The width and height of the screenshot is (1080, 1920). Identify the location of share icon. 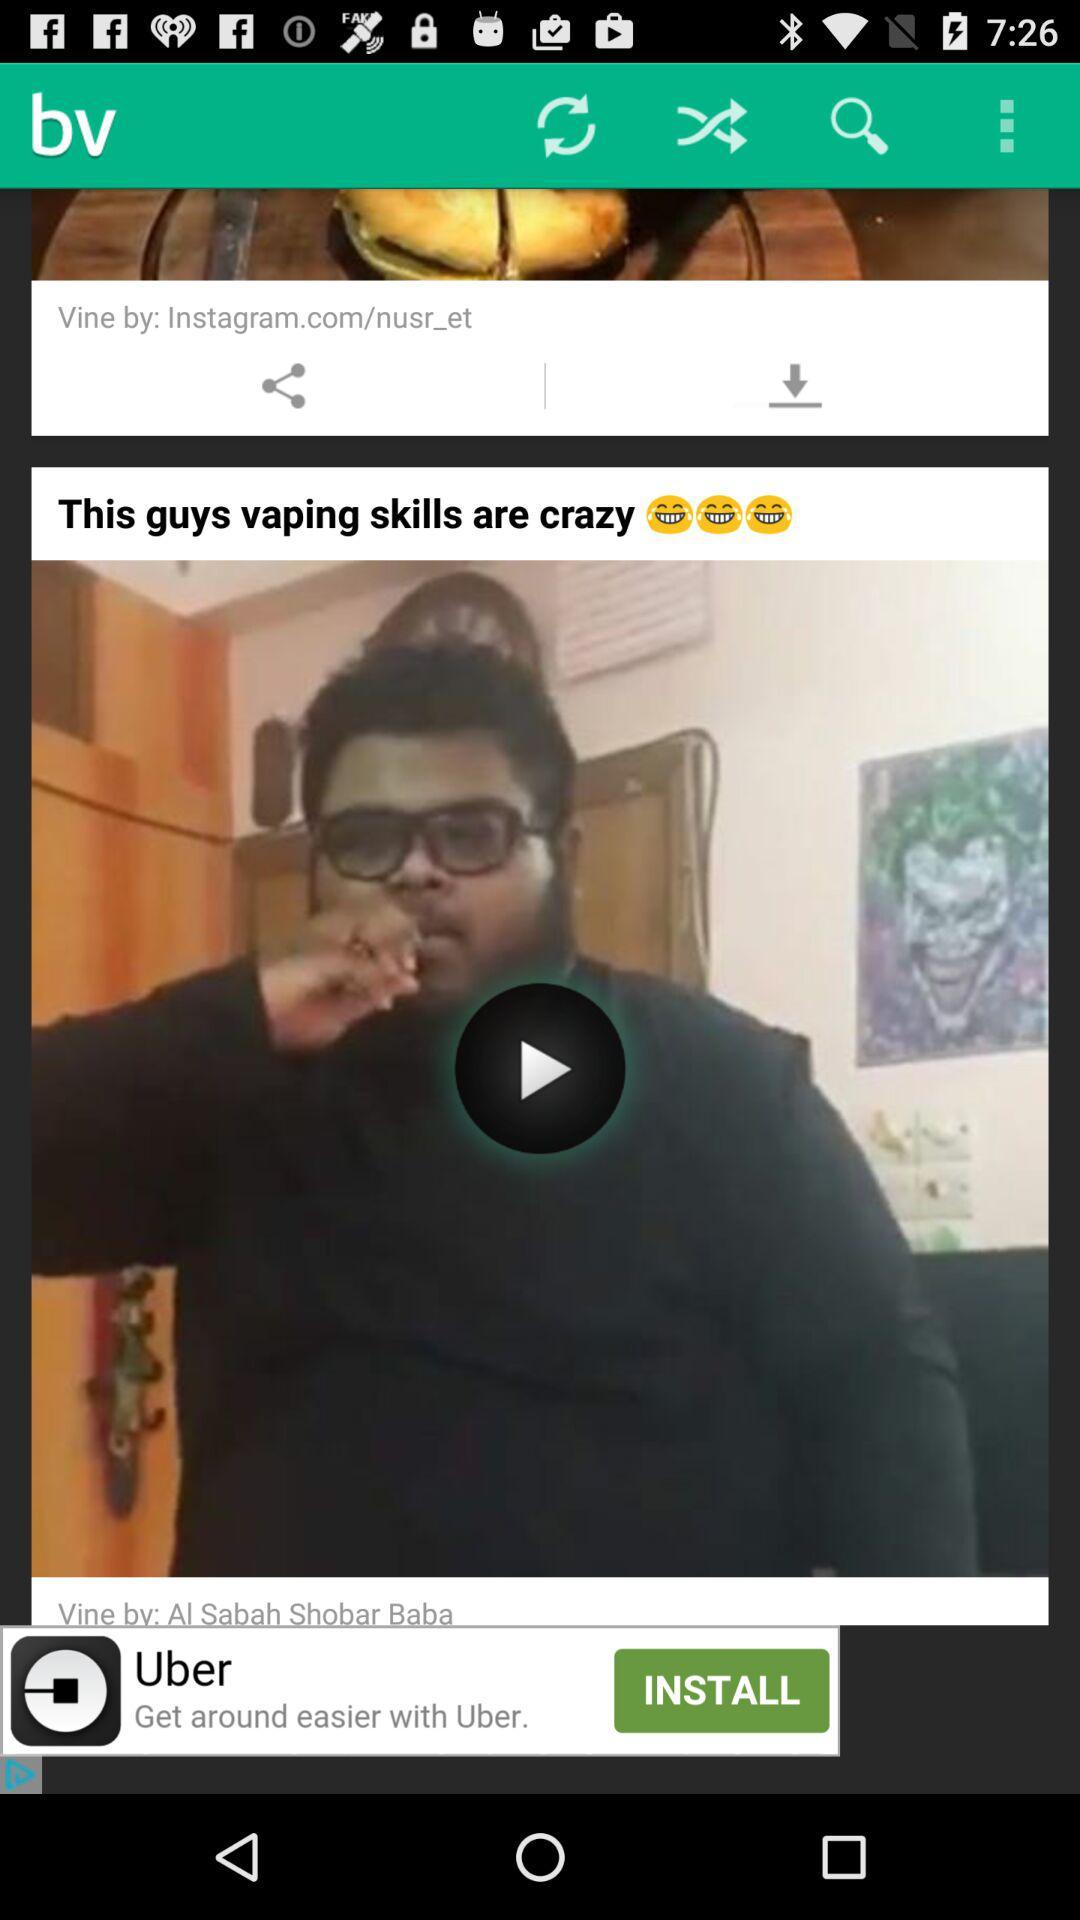
(284, 385).